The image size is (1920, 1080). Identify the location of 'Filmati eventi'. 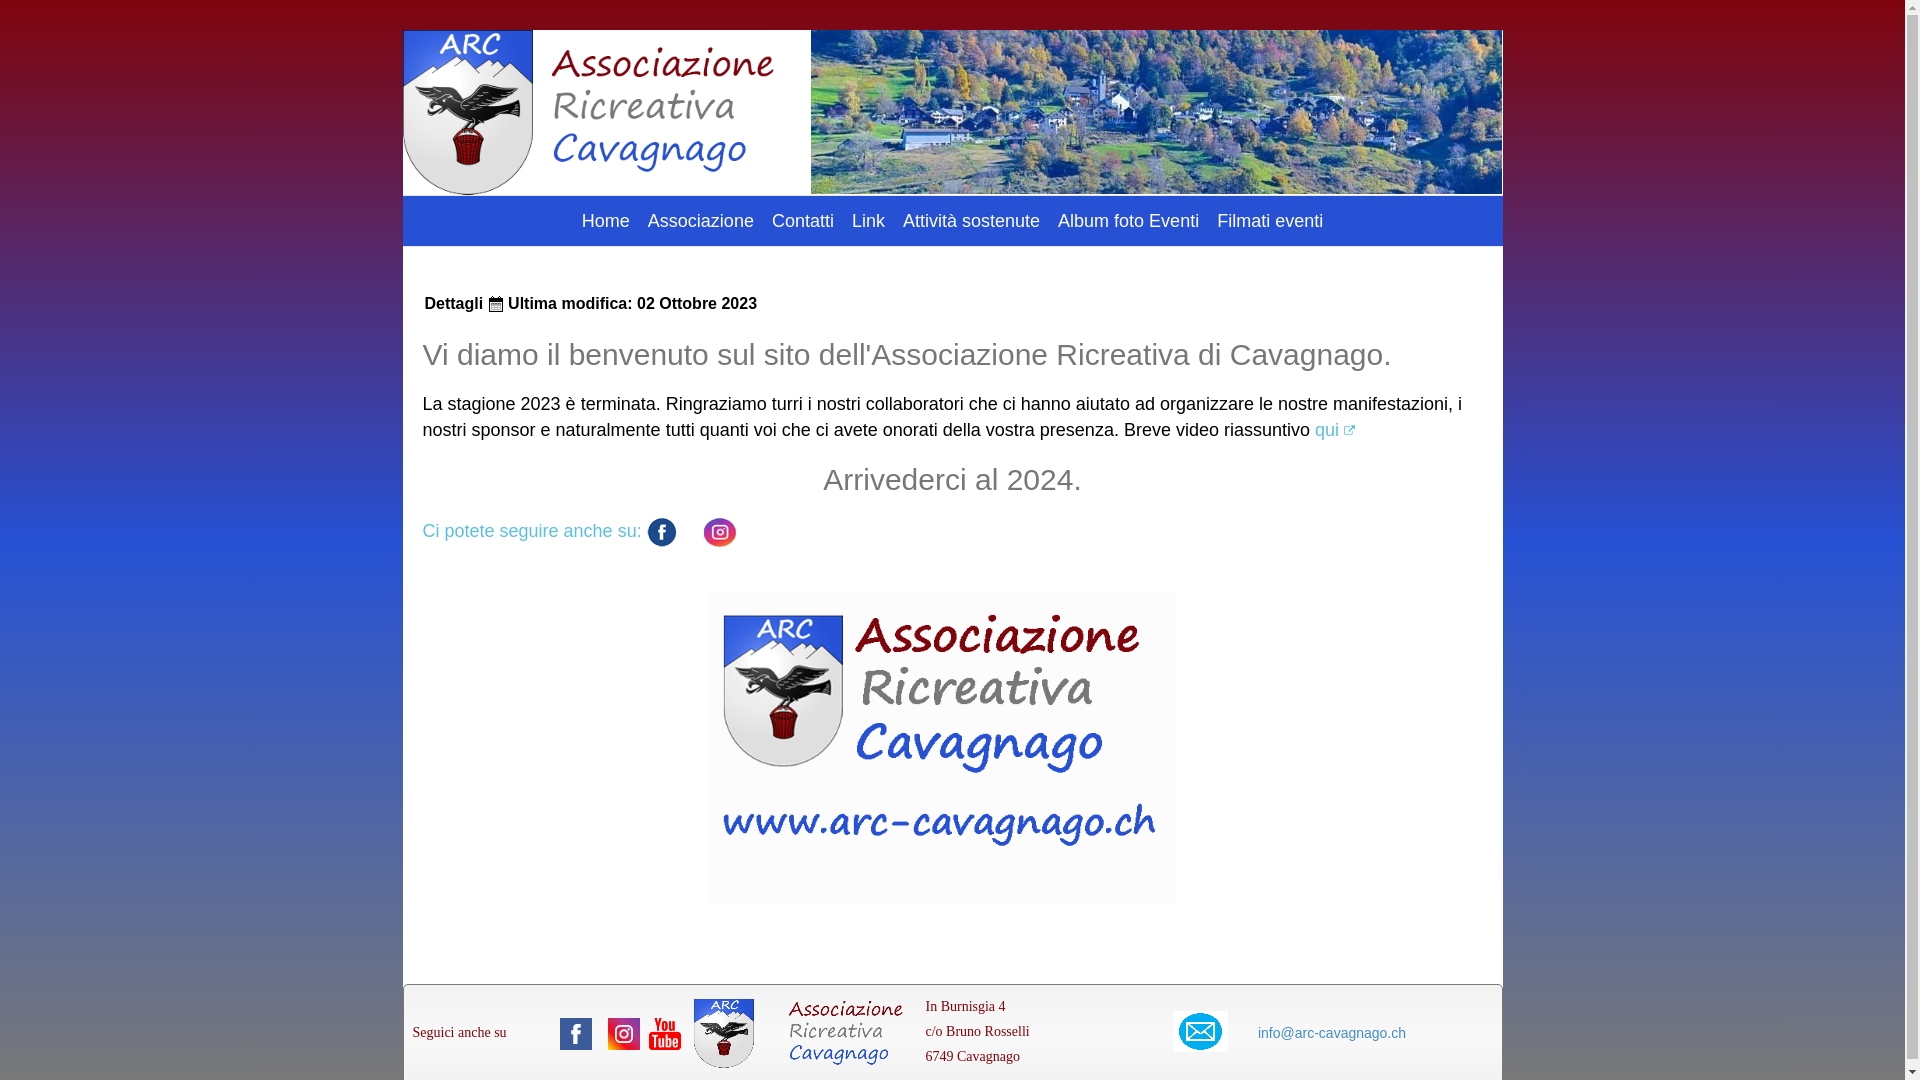
(1269, 220).